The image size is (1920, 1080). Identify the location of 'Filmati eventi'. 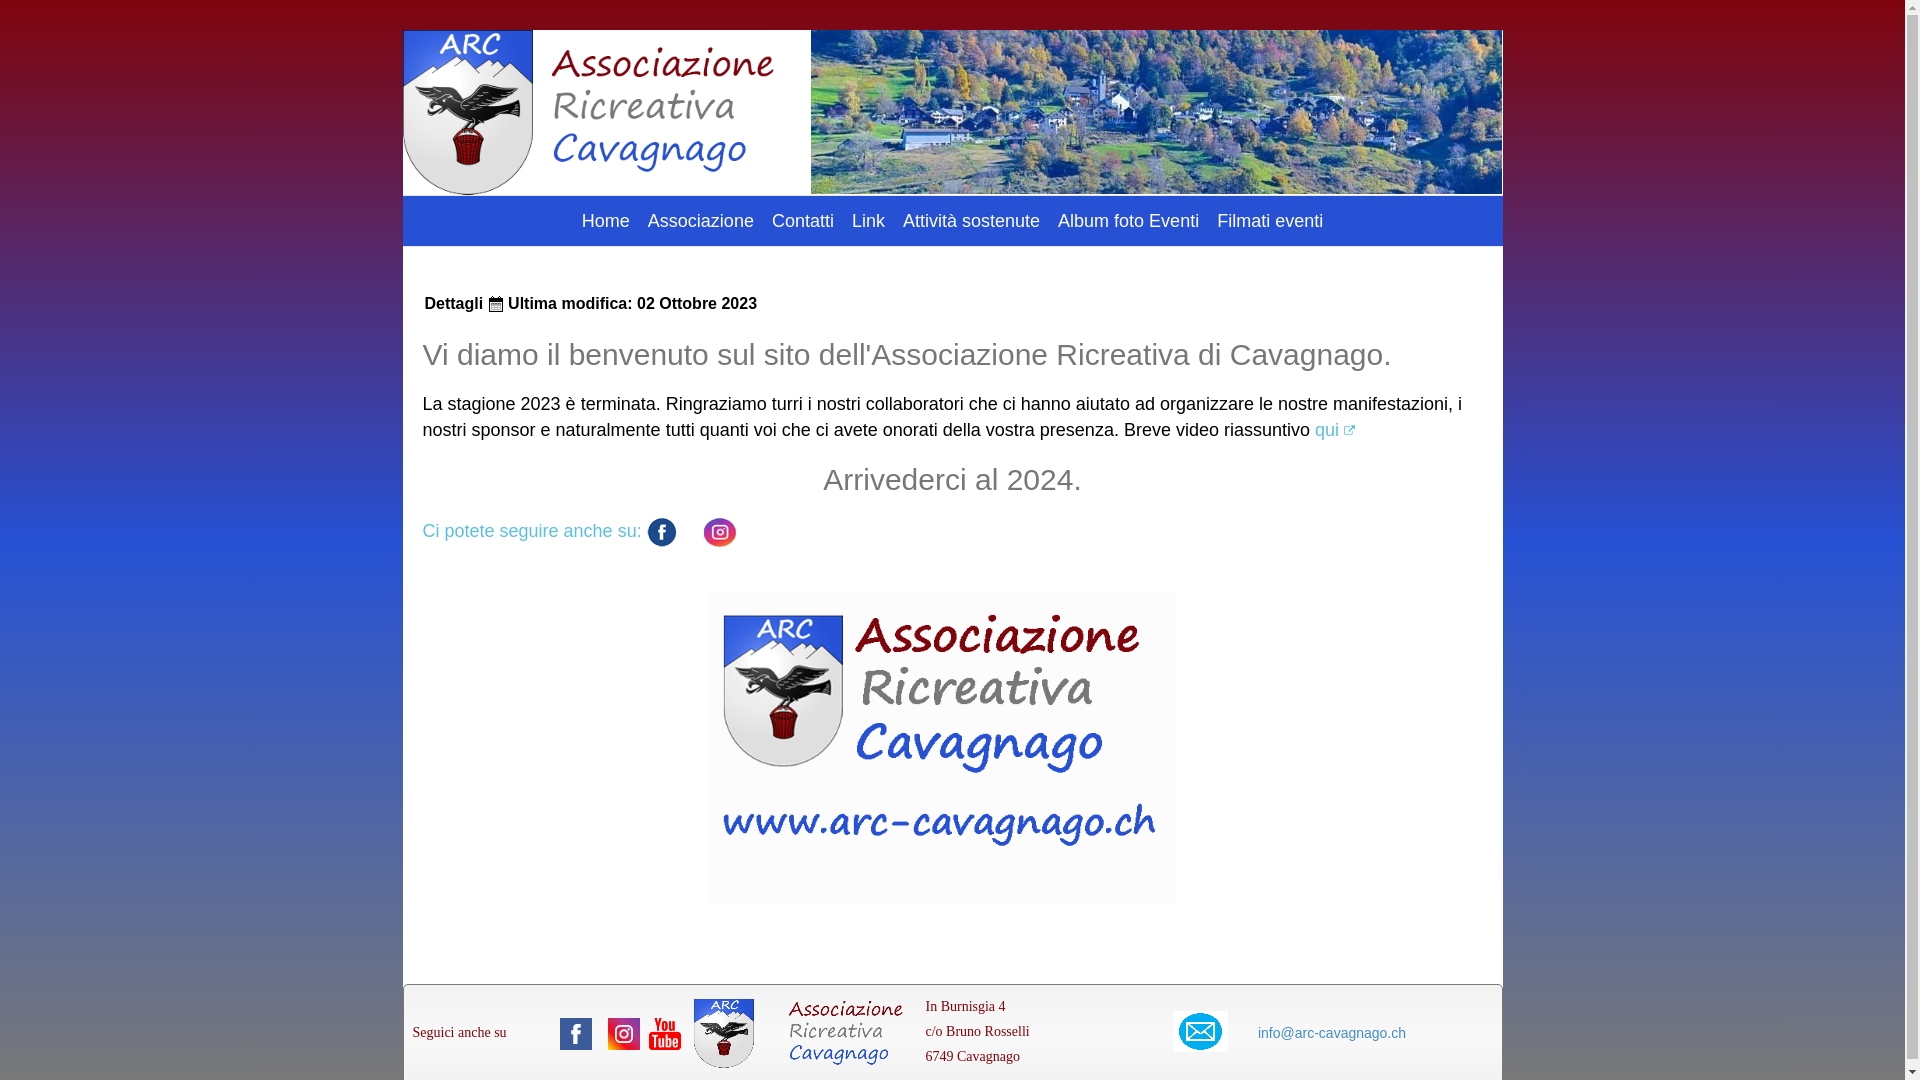
(1269, 220).